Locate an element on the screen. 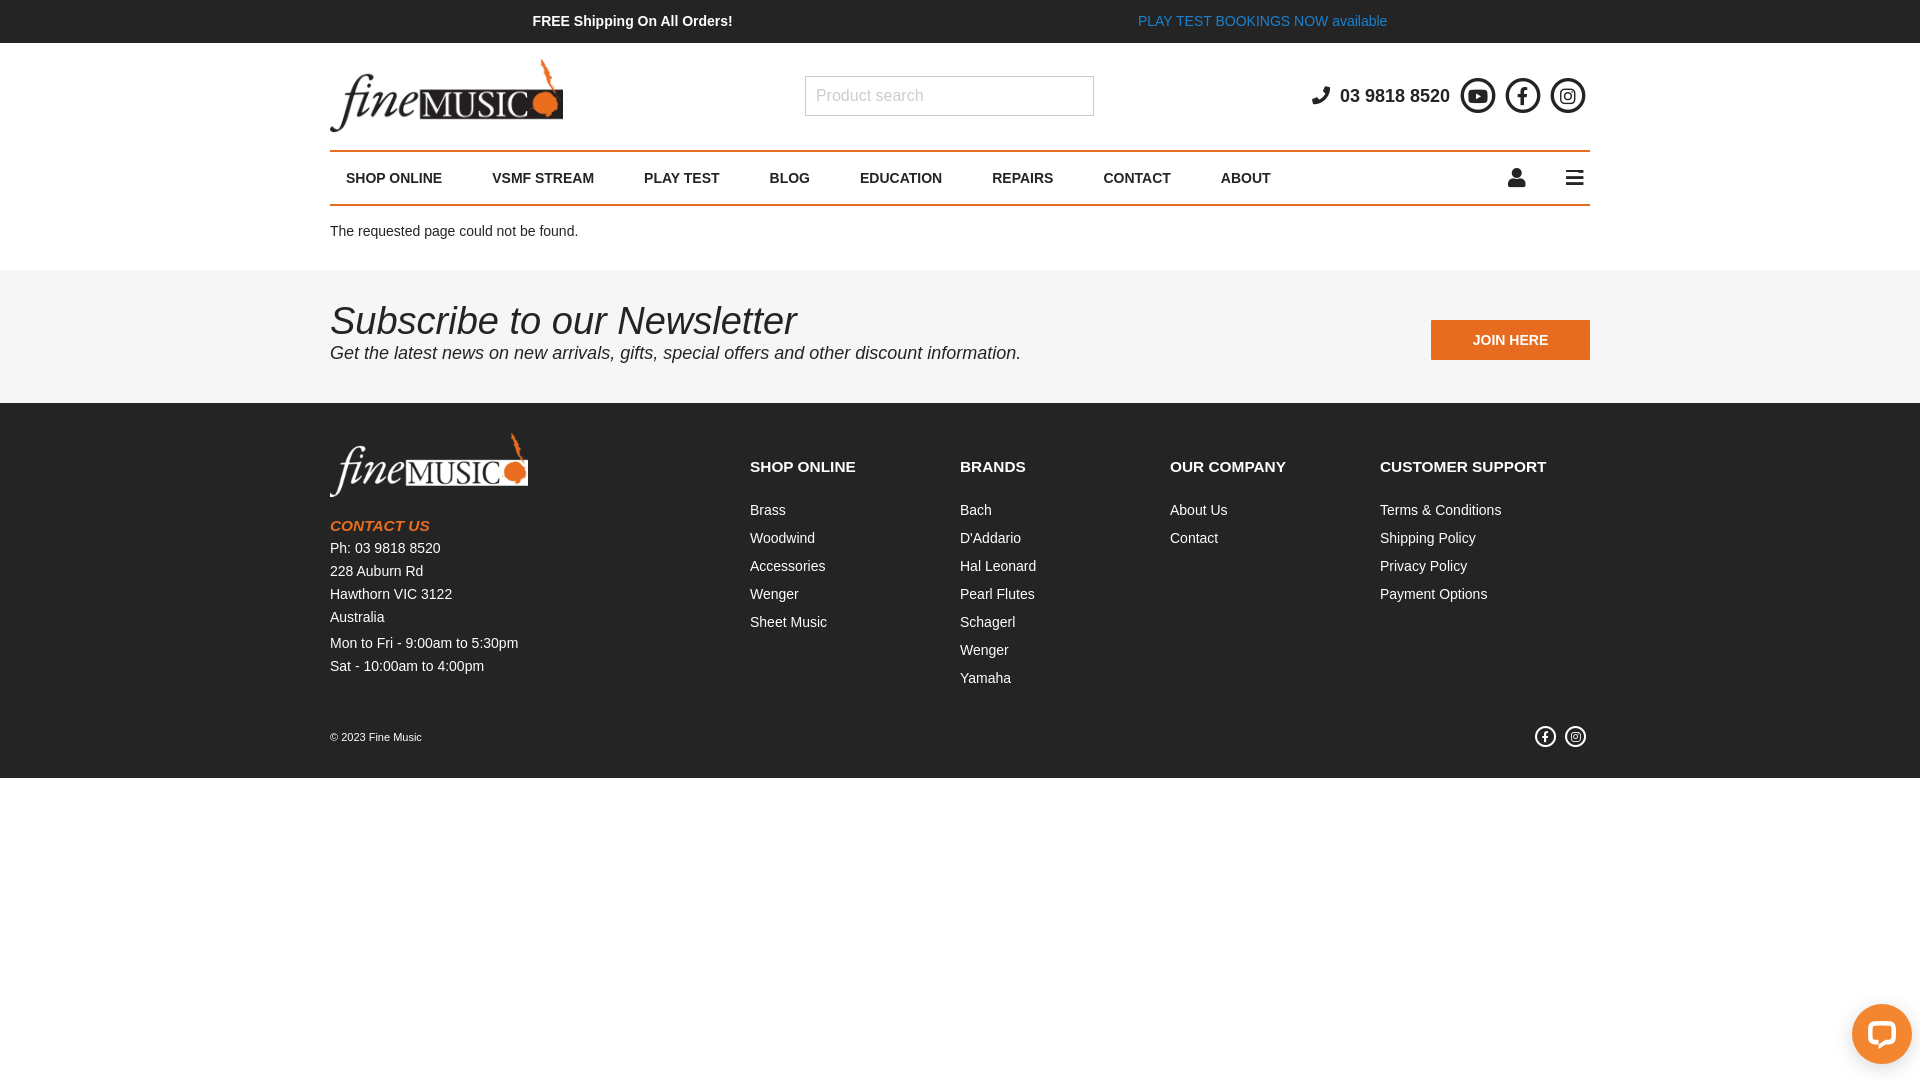 The width and height of the screenshot is (1920, 1080). 'Hal Leonard' is located at coordinates (960, 566).